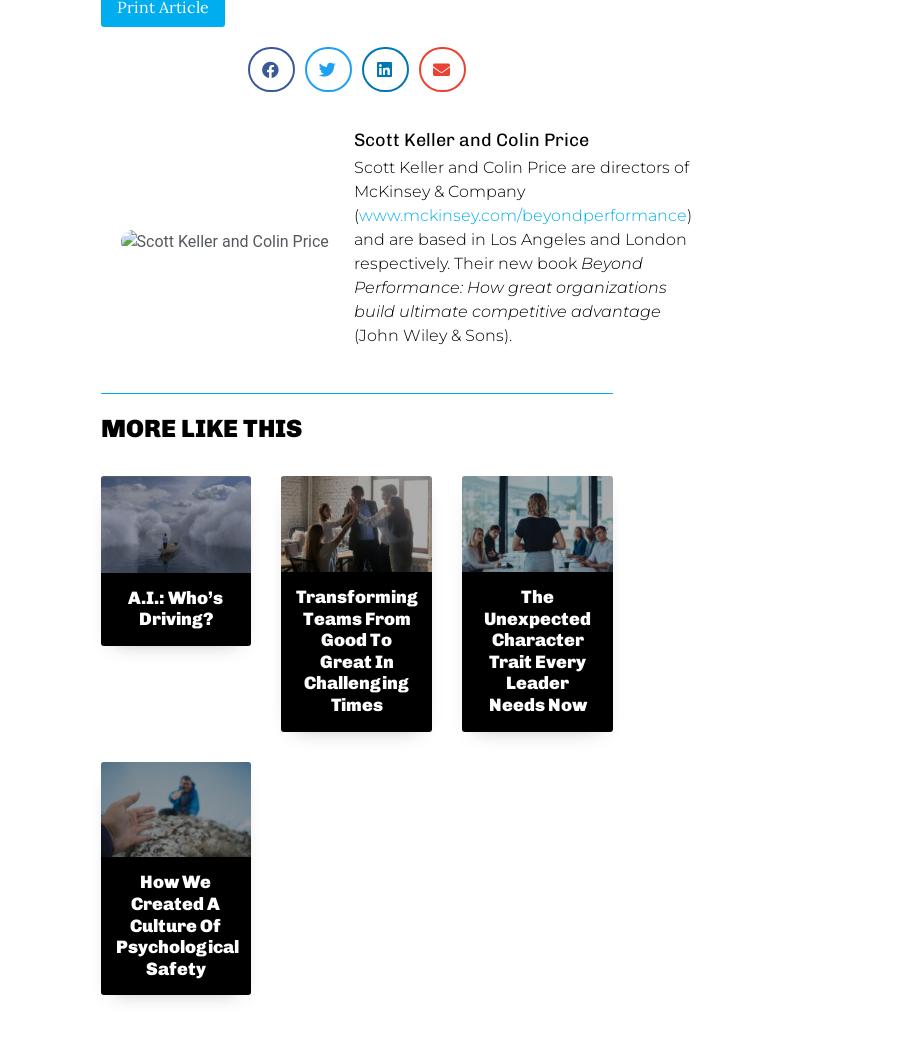 This screenshot has width=900, height=1057. Describe the element at coordinates (519, 191) in the screenshot. I see `'Scott Keller and Colin Price are directors of McKinsey & Company ('` at that location.